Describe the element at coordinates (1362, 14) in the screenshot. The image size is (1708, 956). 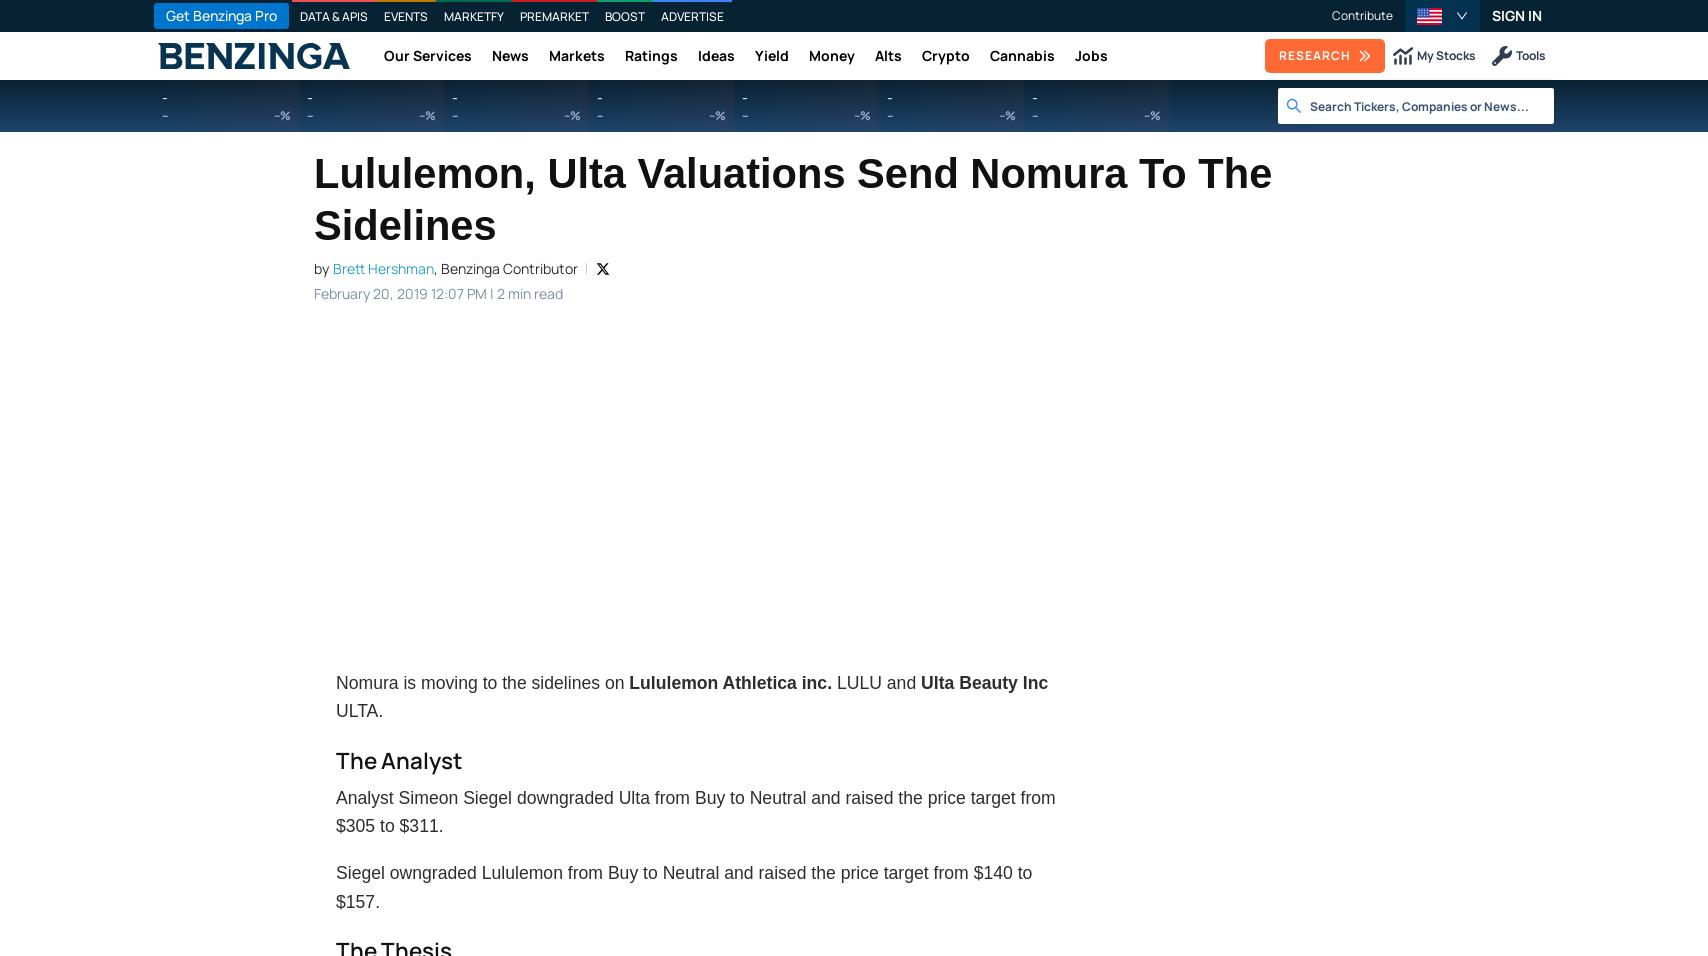
I see `'Contribute'` at that location.